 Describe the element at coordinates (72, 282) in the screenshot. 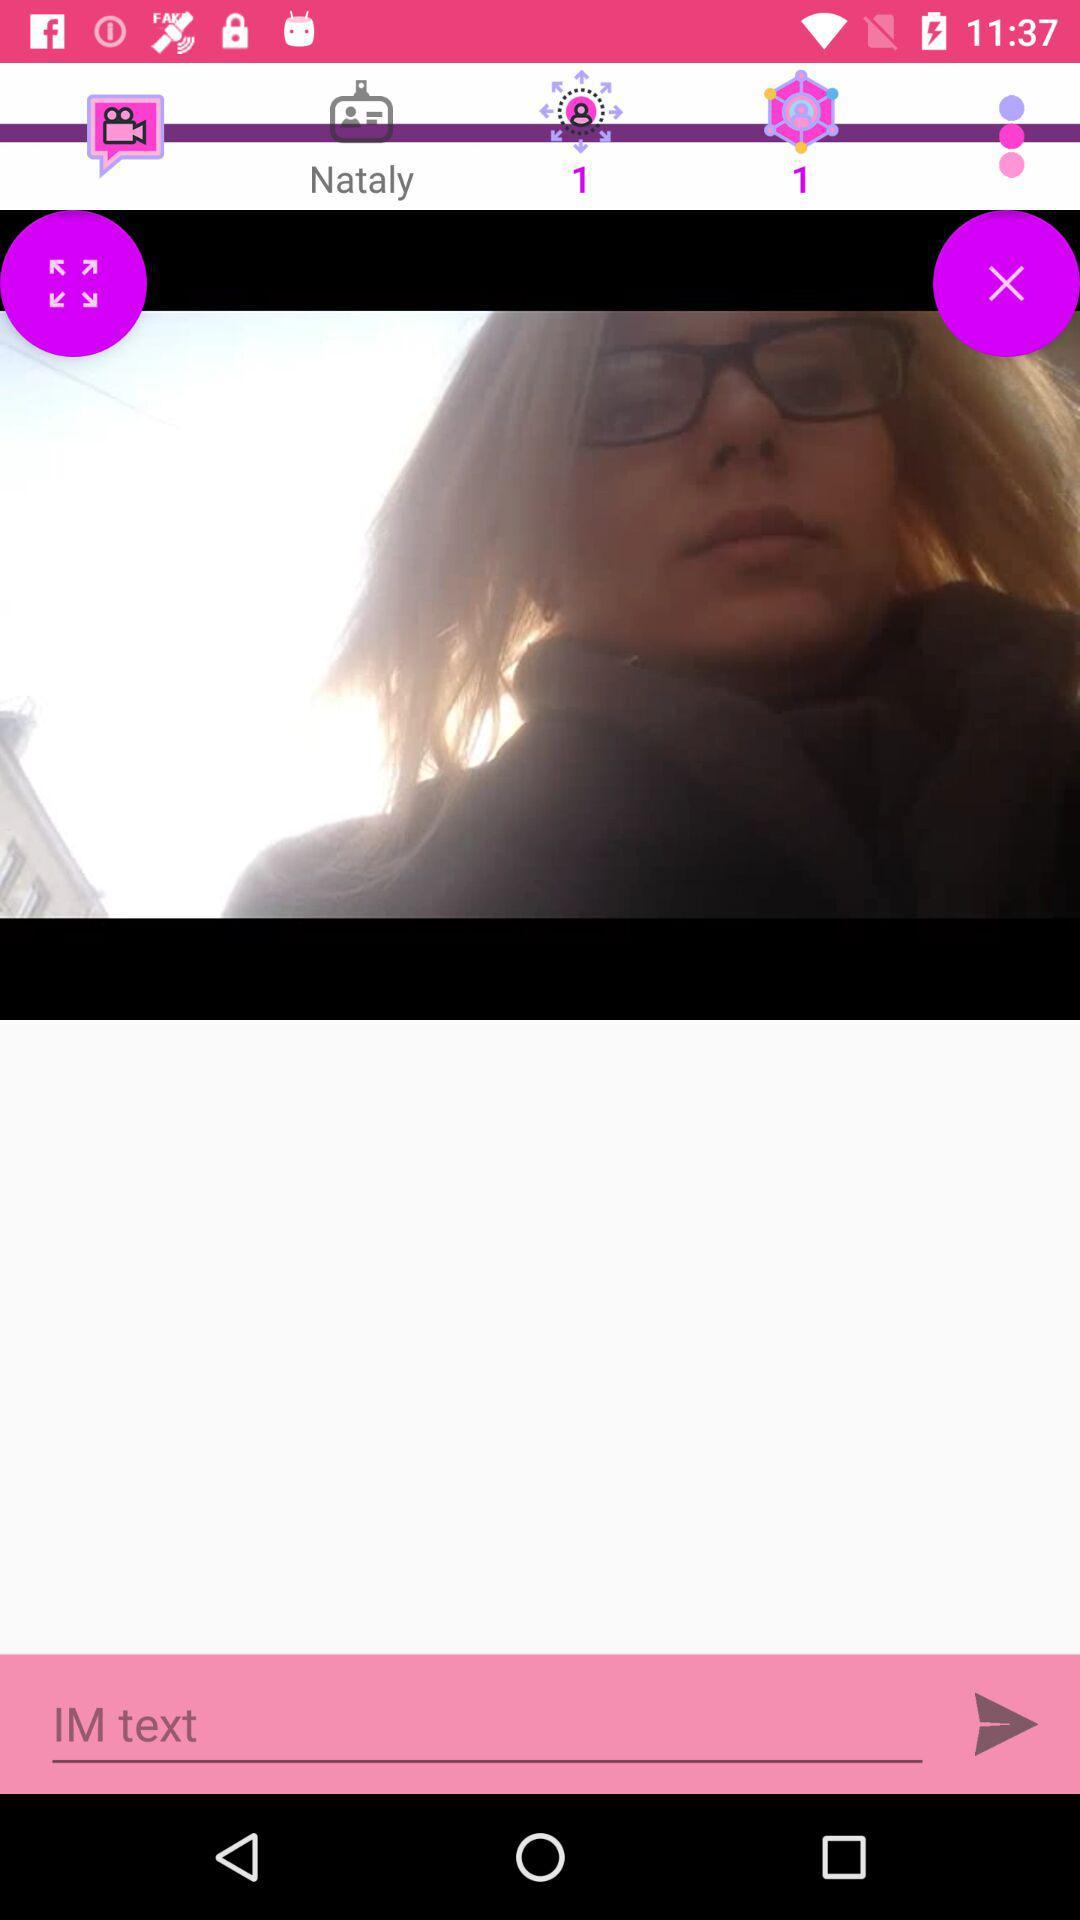

I see `open on full screen` at that location.